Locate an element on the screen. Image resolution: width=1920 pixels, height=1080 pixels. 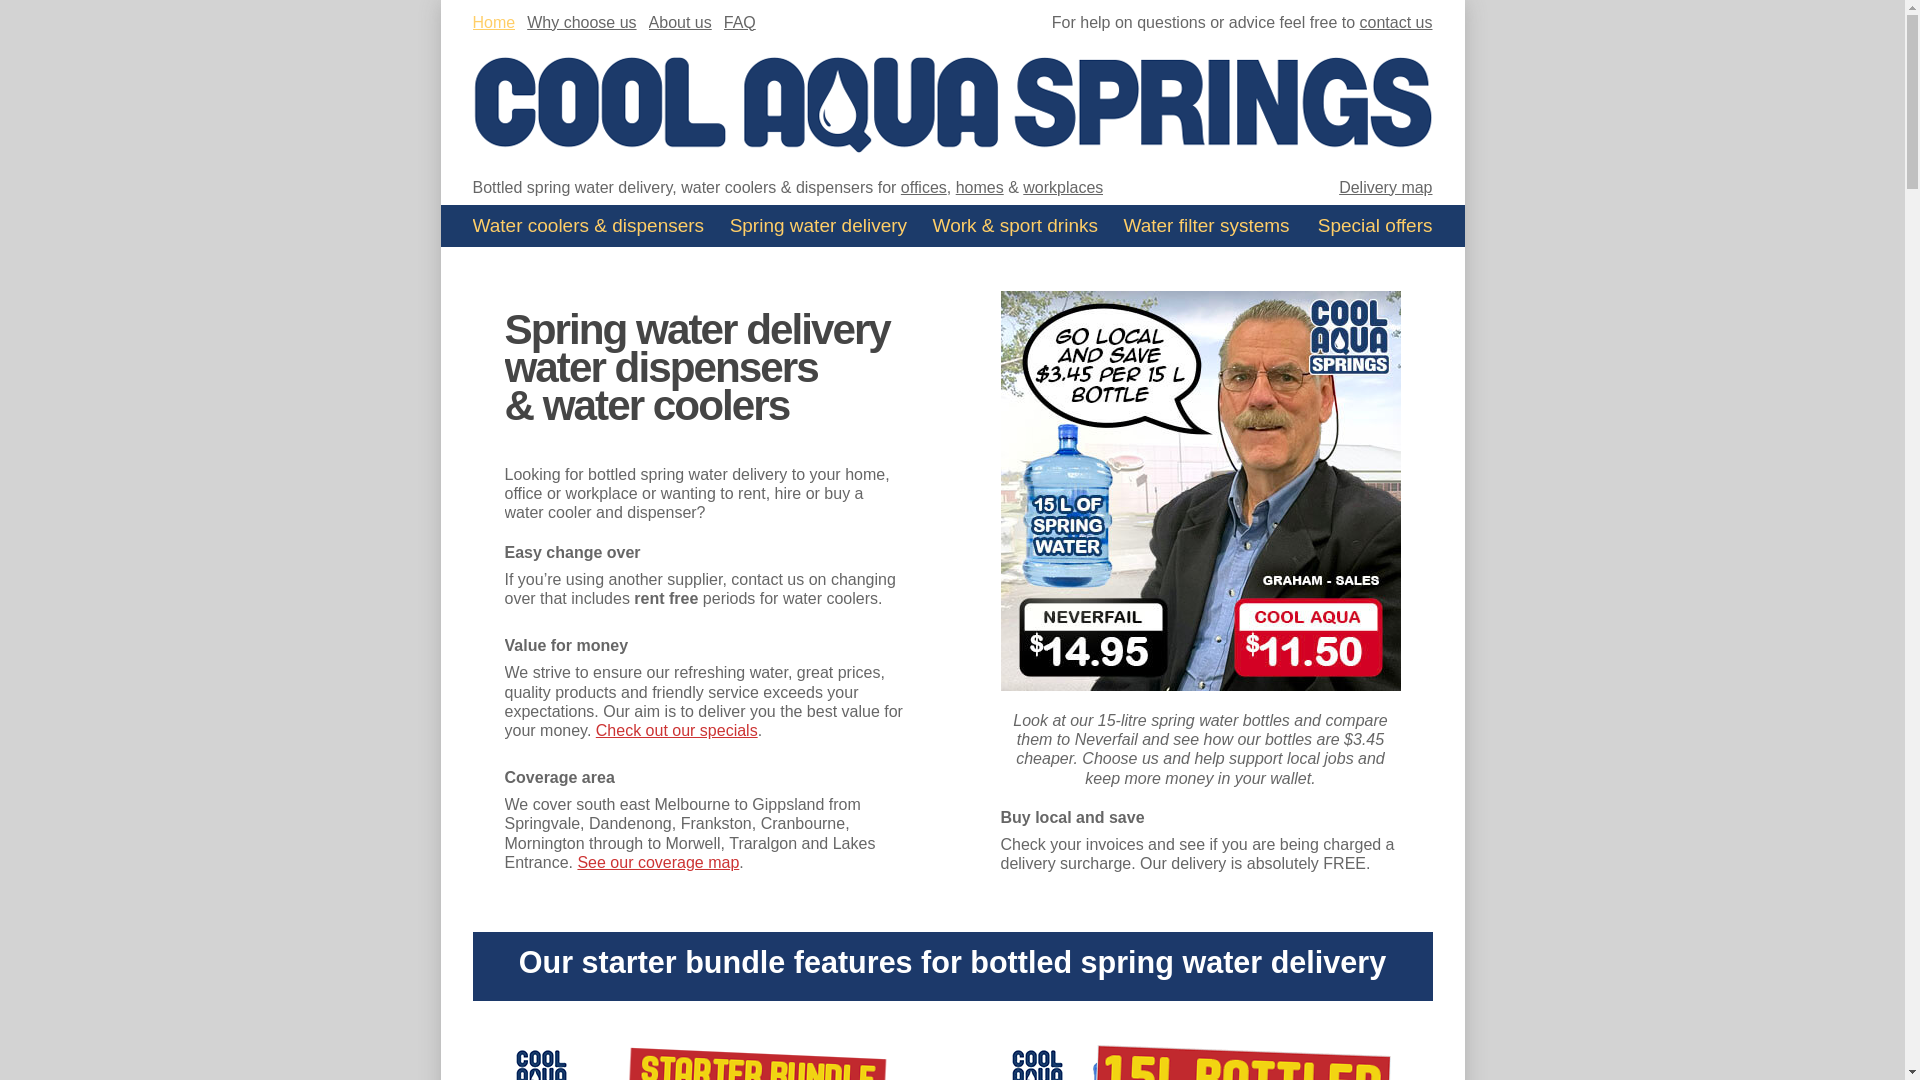
'contact us' is located at coordinates (1395, 22).